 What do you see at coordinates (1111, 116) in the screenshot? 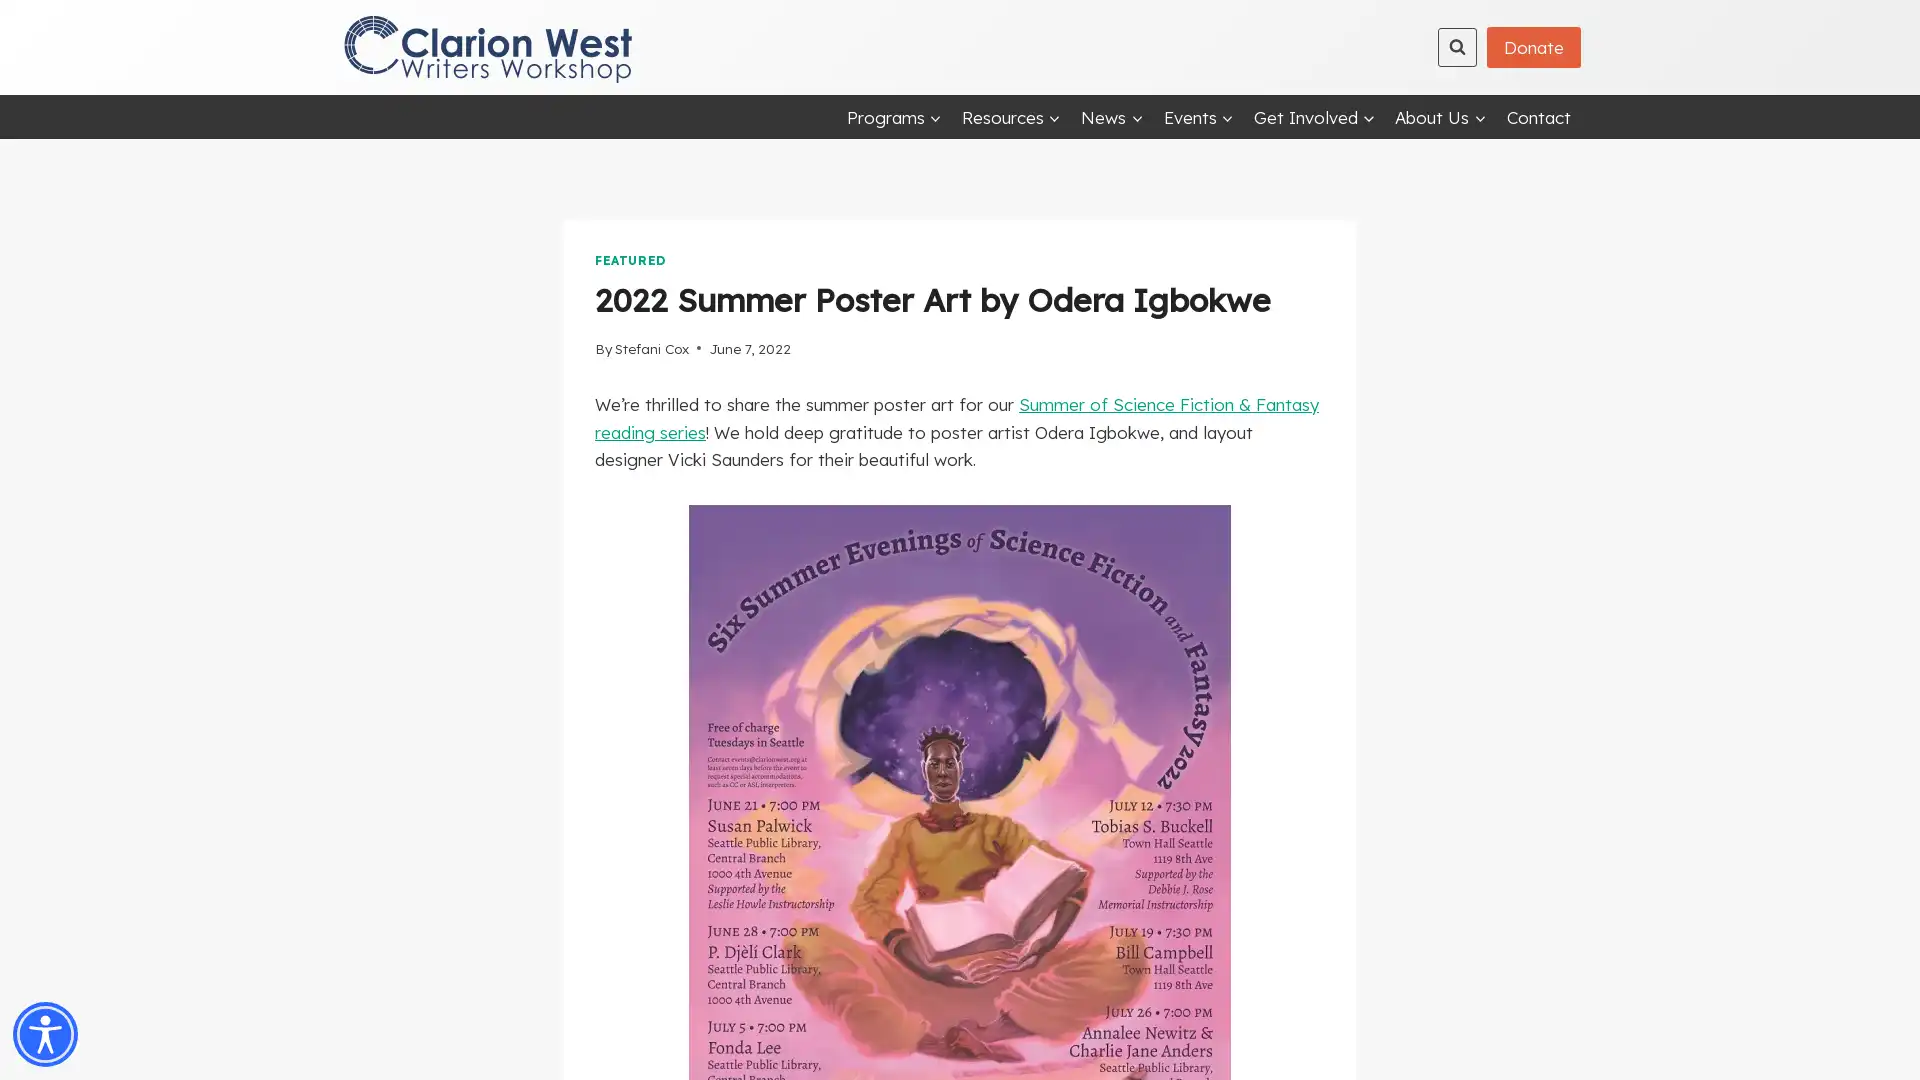
I see `Expand child menu` at bounding box center [1111, 116].